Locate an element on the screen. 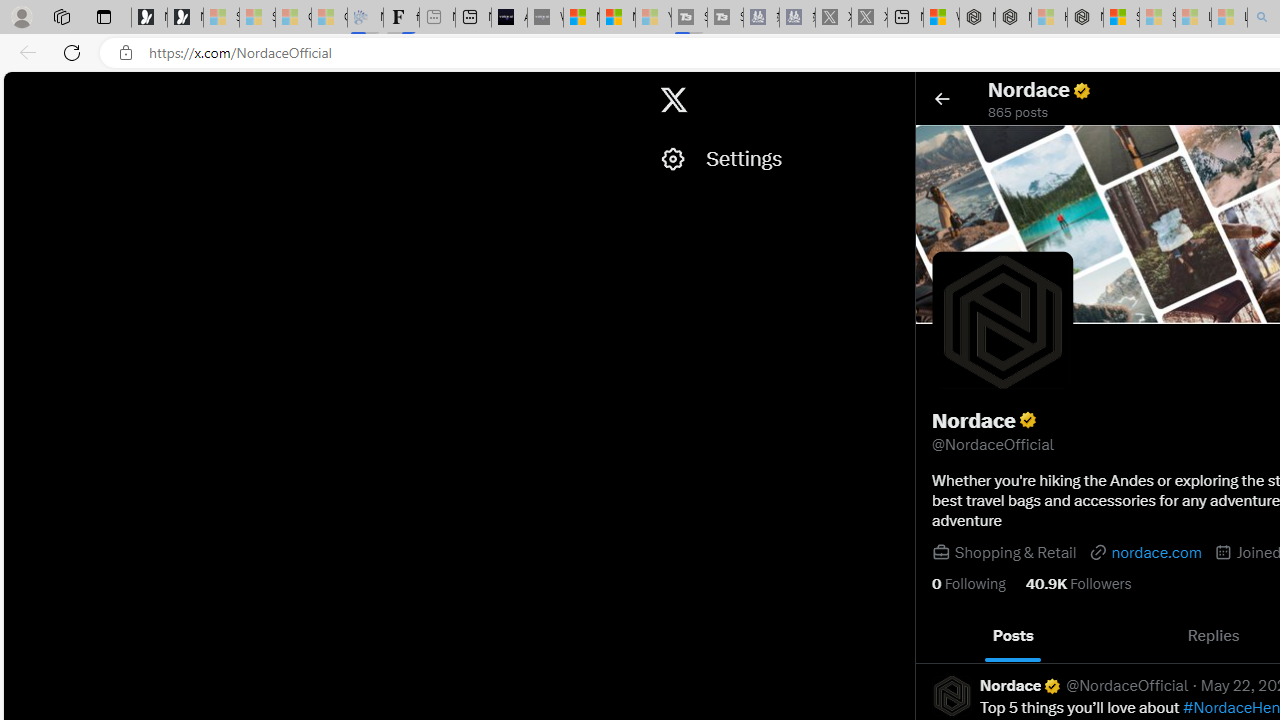  'Nordace - Nordace Siena Is Not An Ordinary Backpack' is located at coordinates (1084, 17).